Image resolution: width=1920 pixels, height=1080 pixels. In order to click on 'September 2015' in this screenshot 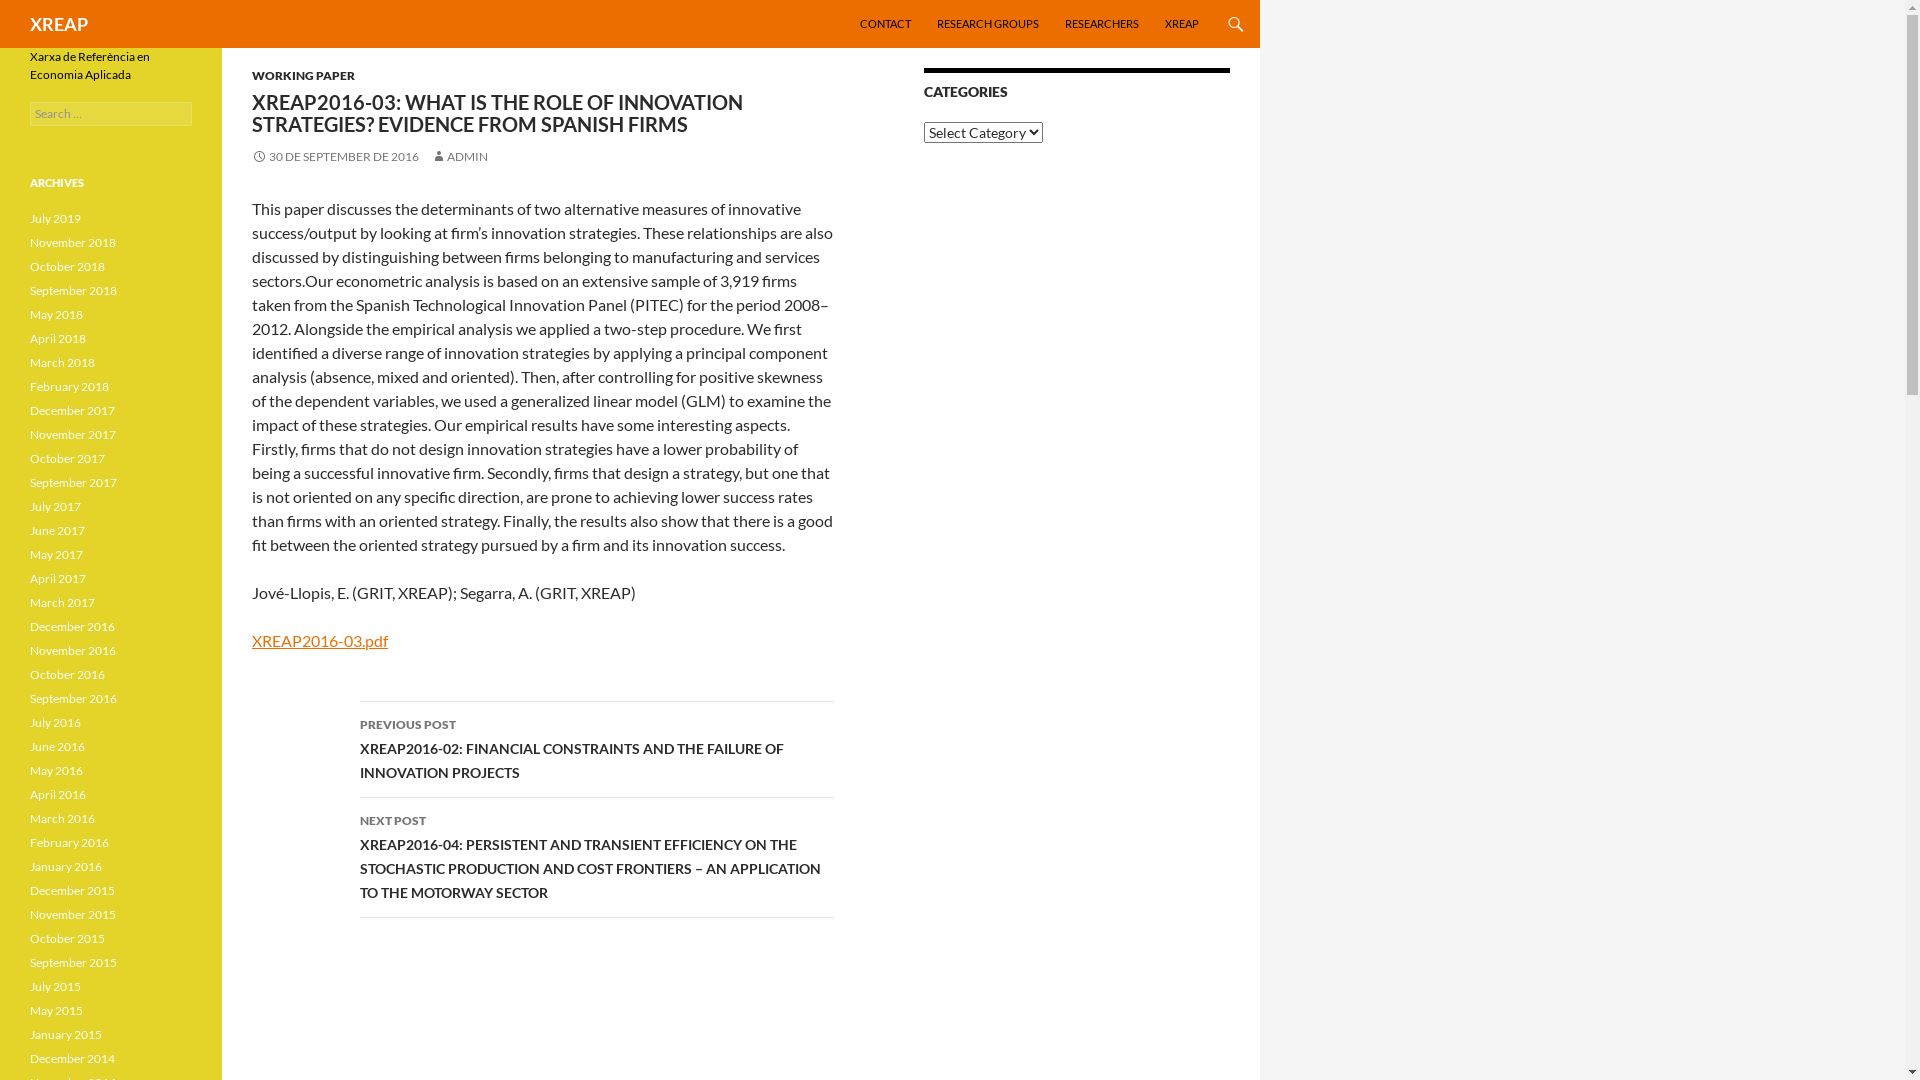, I will do `click(73, 961)`.